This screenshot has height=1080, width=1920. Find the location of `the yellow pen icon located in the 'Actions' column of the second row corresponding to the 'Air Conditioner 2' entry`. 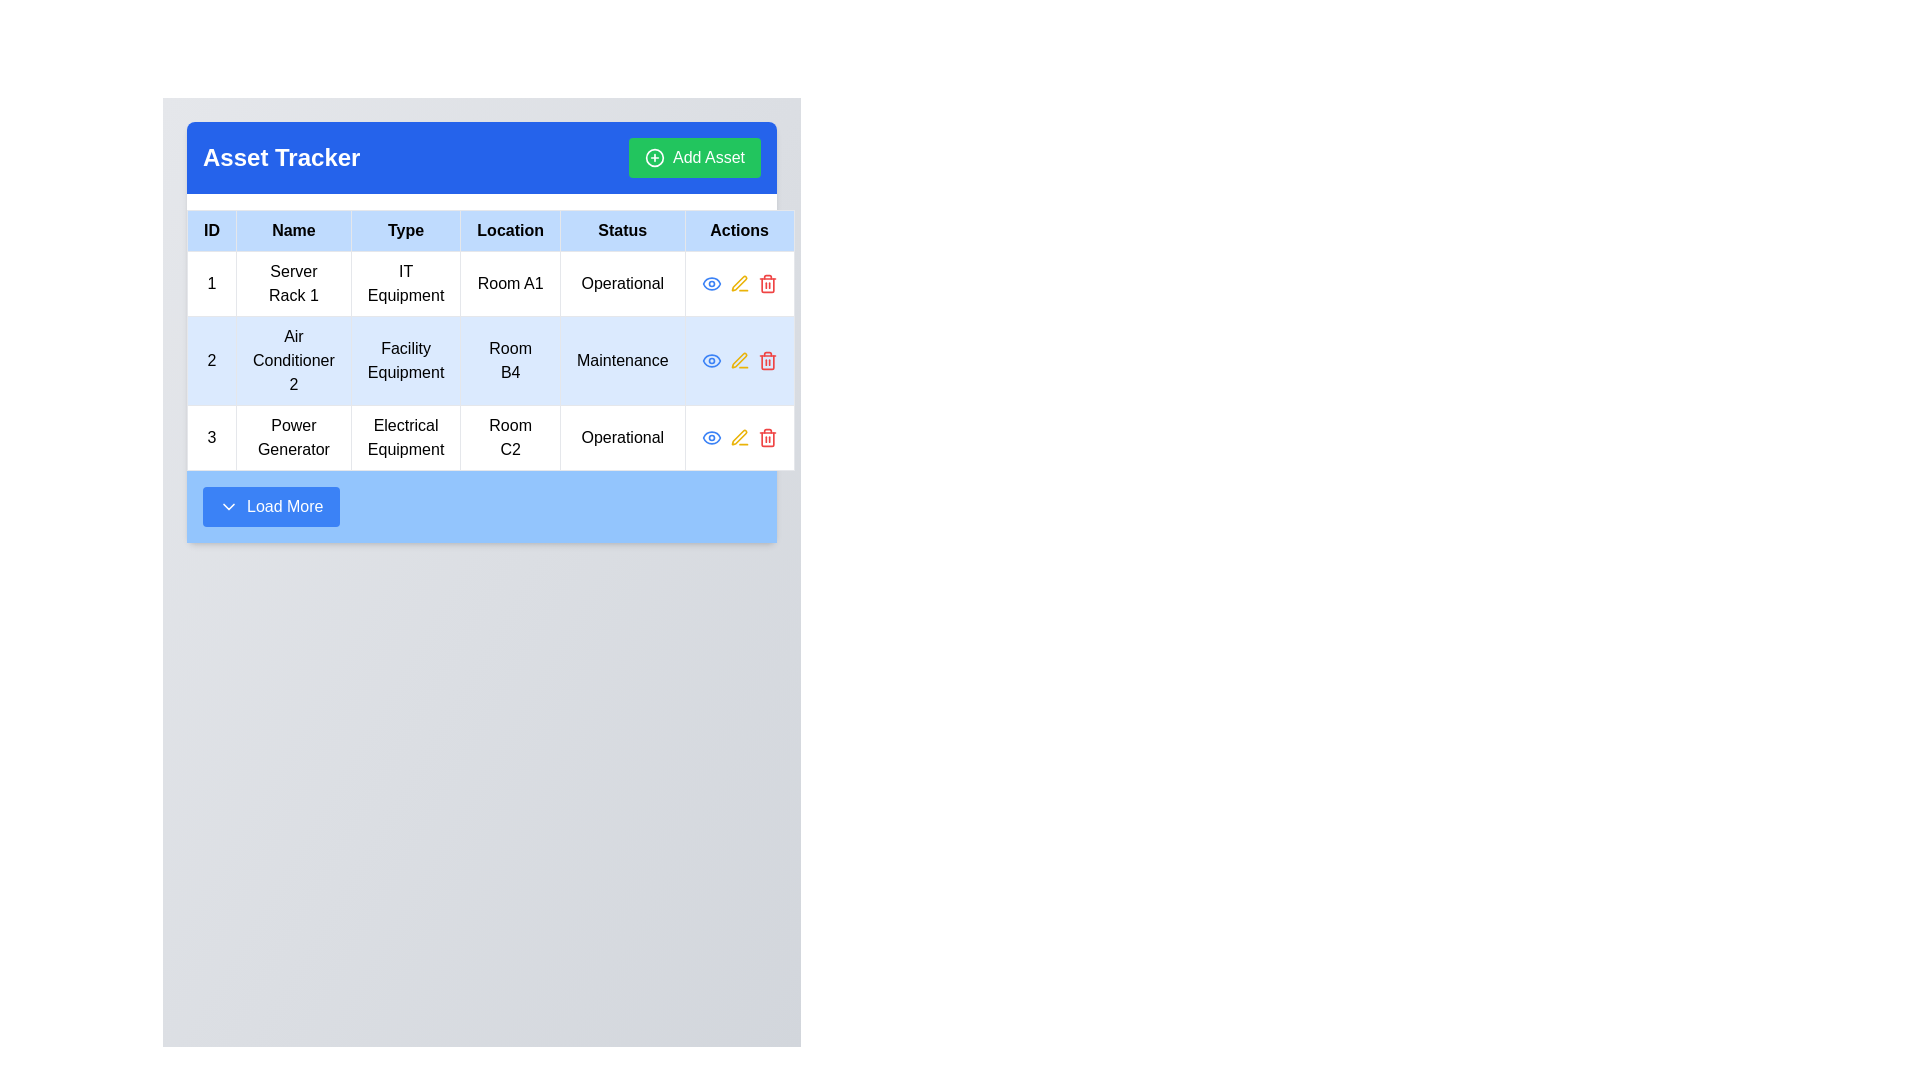

the yellow pen icon located in the 'Actions' column of the second row corresponding to the 'Air Conditioner 2' entry is located at coordinates (738, 436).